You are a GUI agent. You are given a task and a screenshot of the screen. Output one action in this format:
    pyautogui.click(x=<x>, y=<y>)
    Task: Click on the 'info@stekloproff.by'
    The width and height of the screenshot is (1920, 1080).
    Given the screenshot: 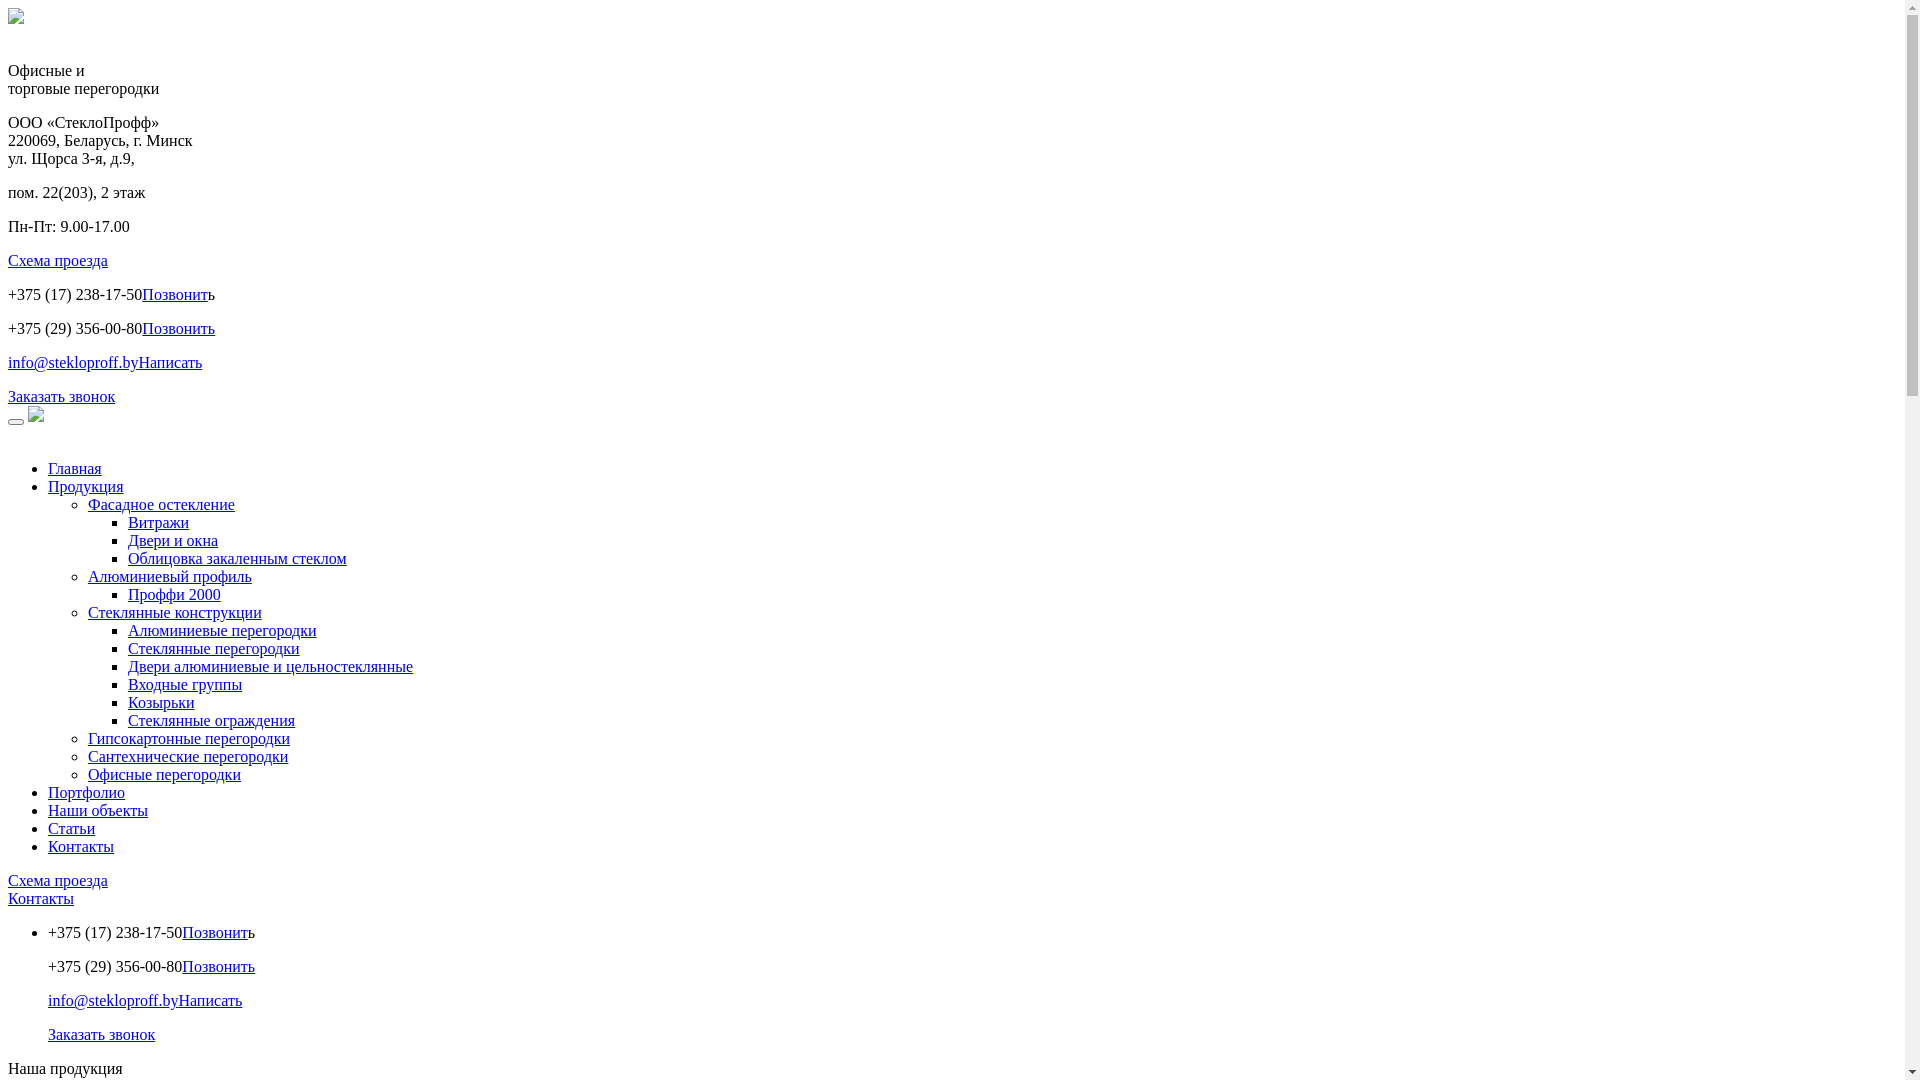 What is the action you would take?
    pyautogui.click(x=72, y=362)
    